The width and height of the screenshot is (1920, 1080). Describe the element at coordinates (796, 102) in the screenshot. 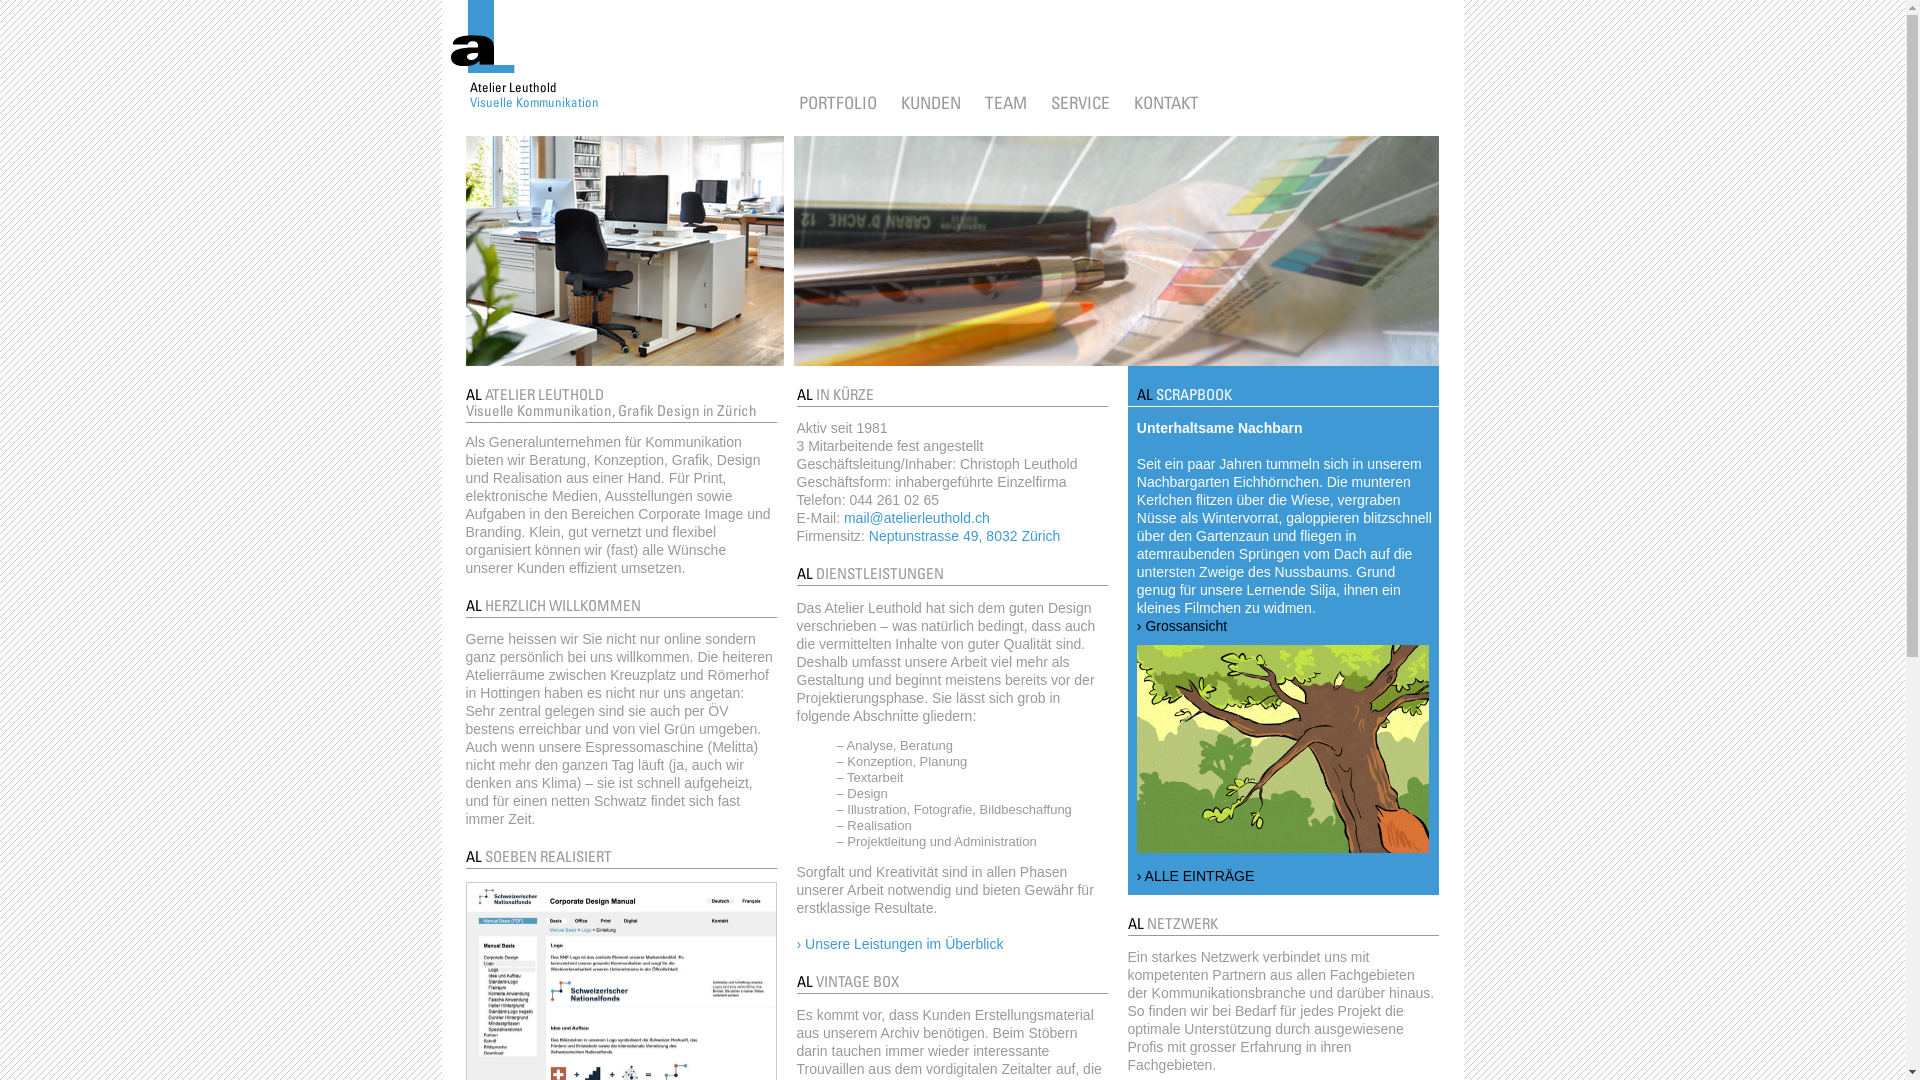

I see `'PORTFOLIO'` at that location.